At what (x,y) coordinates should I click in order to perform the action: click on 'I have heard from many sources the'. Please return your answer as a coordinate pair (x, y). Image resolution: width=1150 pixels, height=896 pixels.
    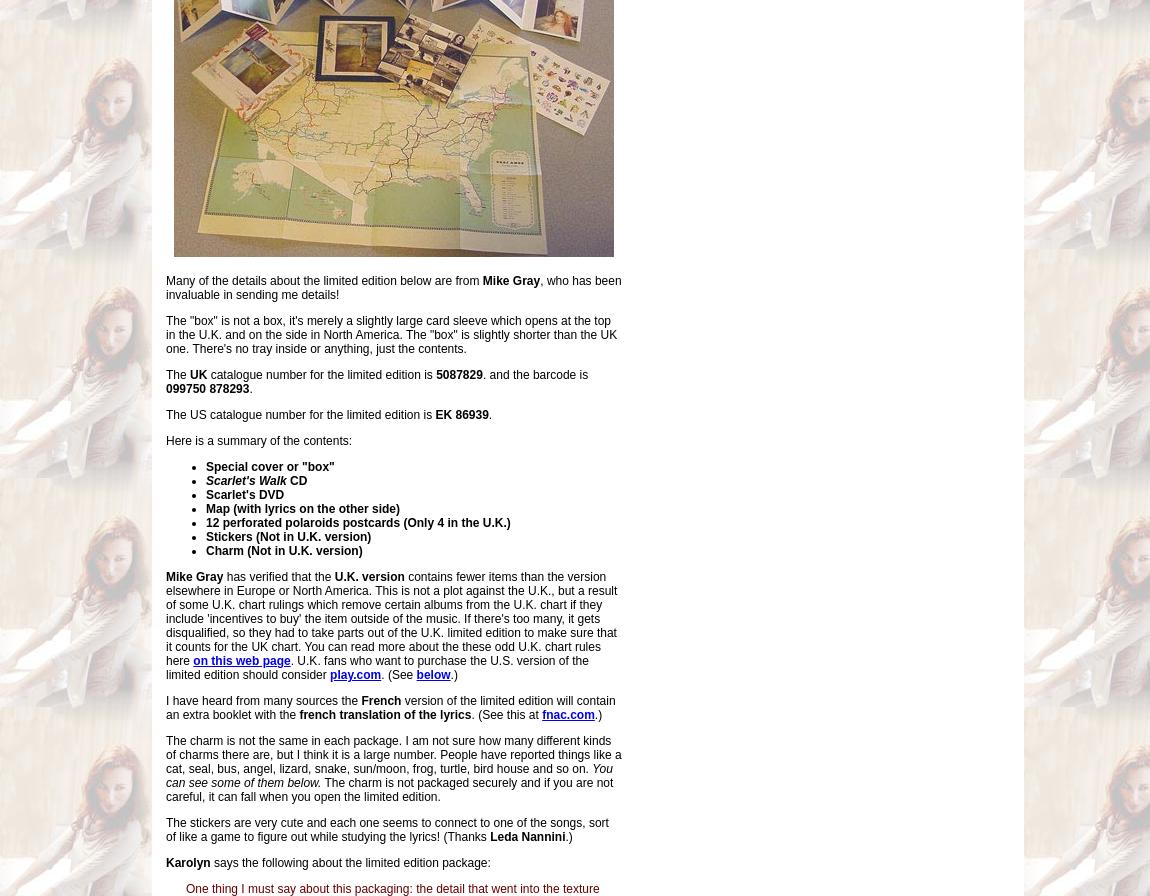
    Looking at the image, I should click on (262, 701).